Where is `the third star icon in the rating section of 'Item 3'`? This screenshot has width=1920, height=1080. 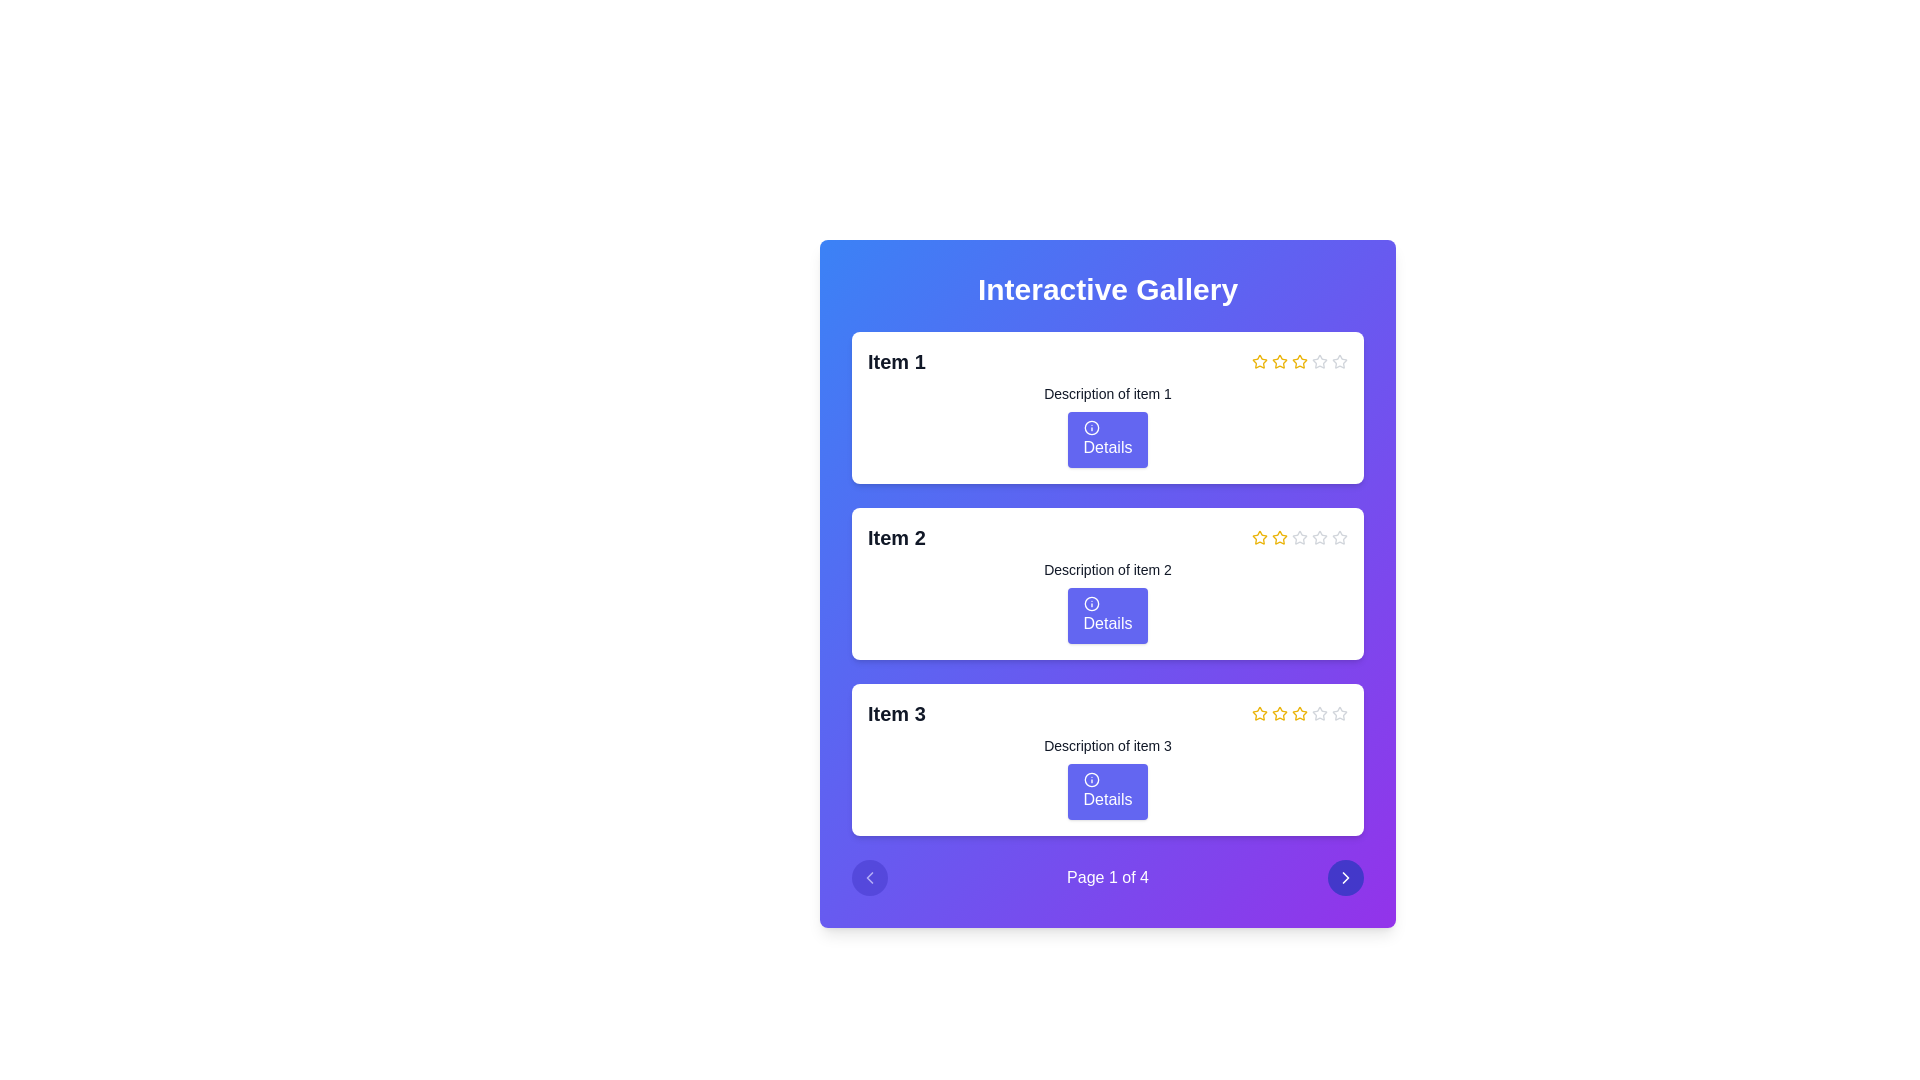
the third star icon in the rating section of 'Item 3' is located at coordinates (1319, 712).